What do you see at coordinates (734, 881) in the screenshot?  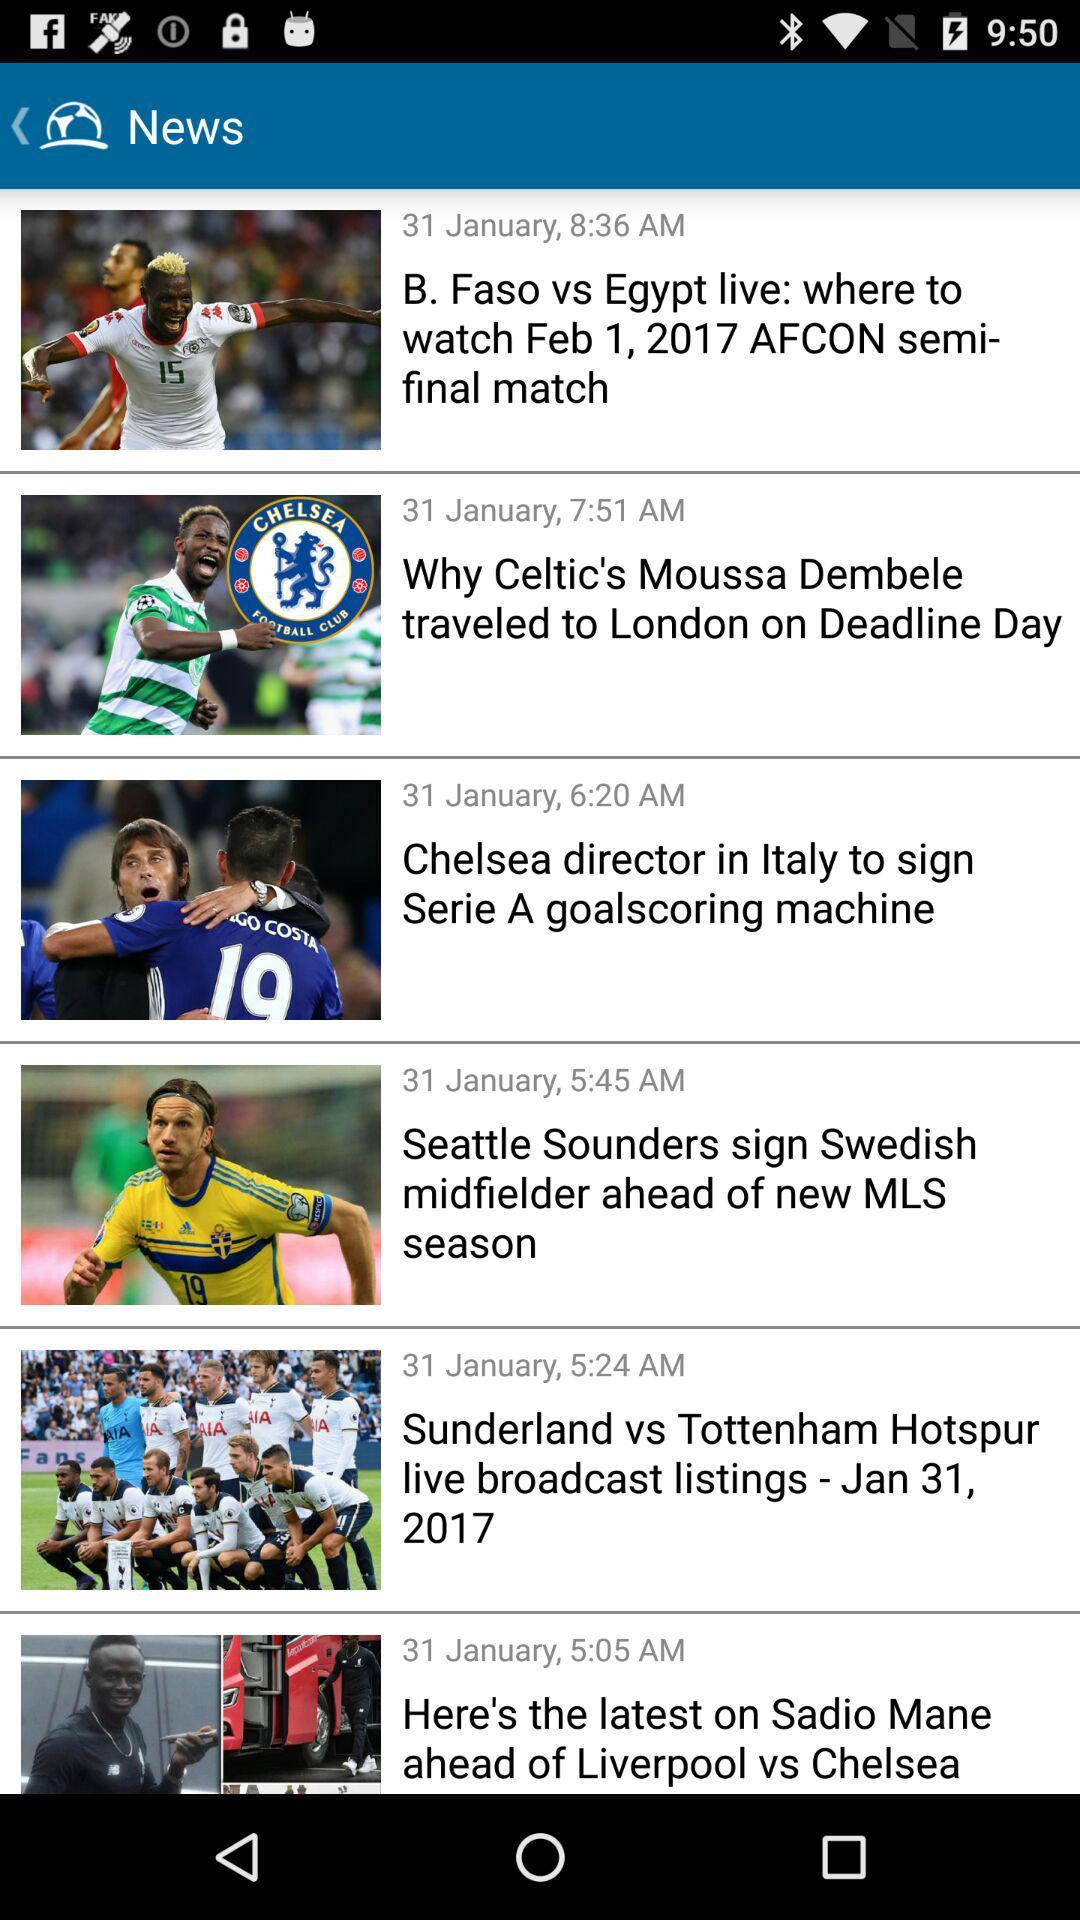 I see `icon above the 31 january 5 item` at bounding box center [734, 881].